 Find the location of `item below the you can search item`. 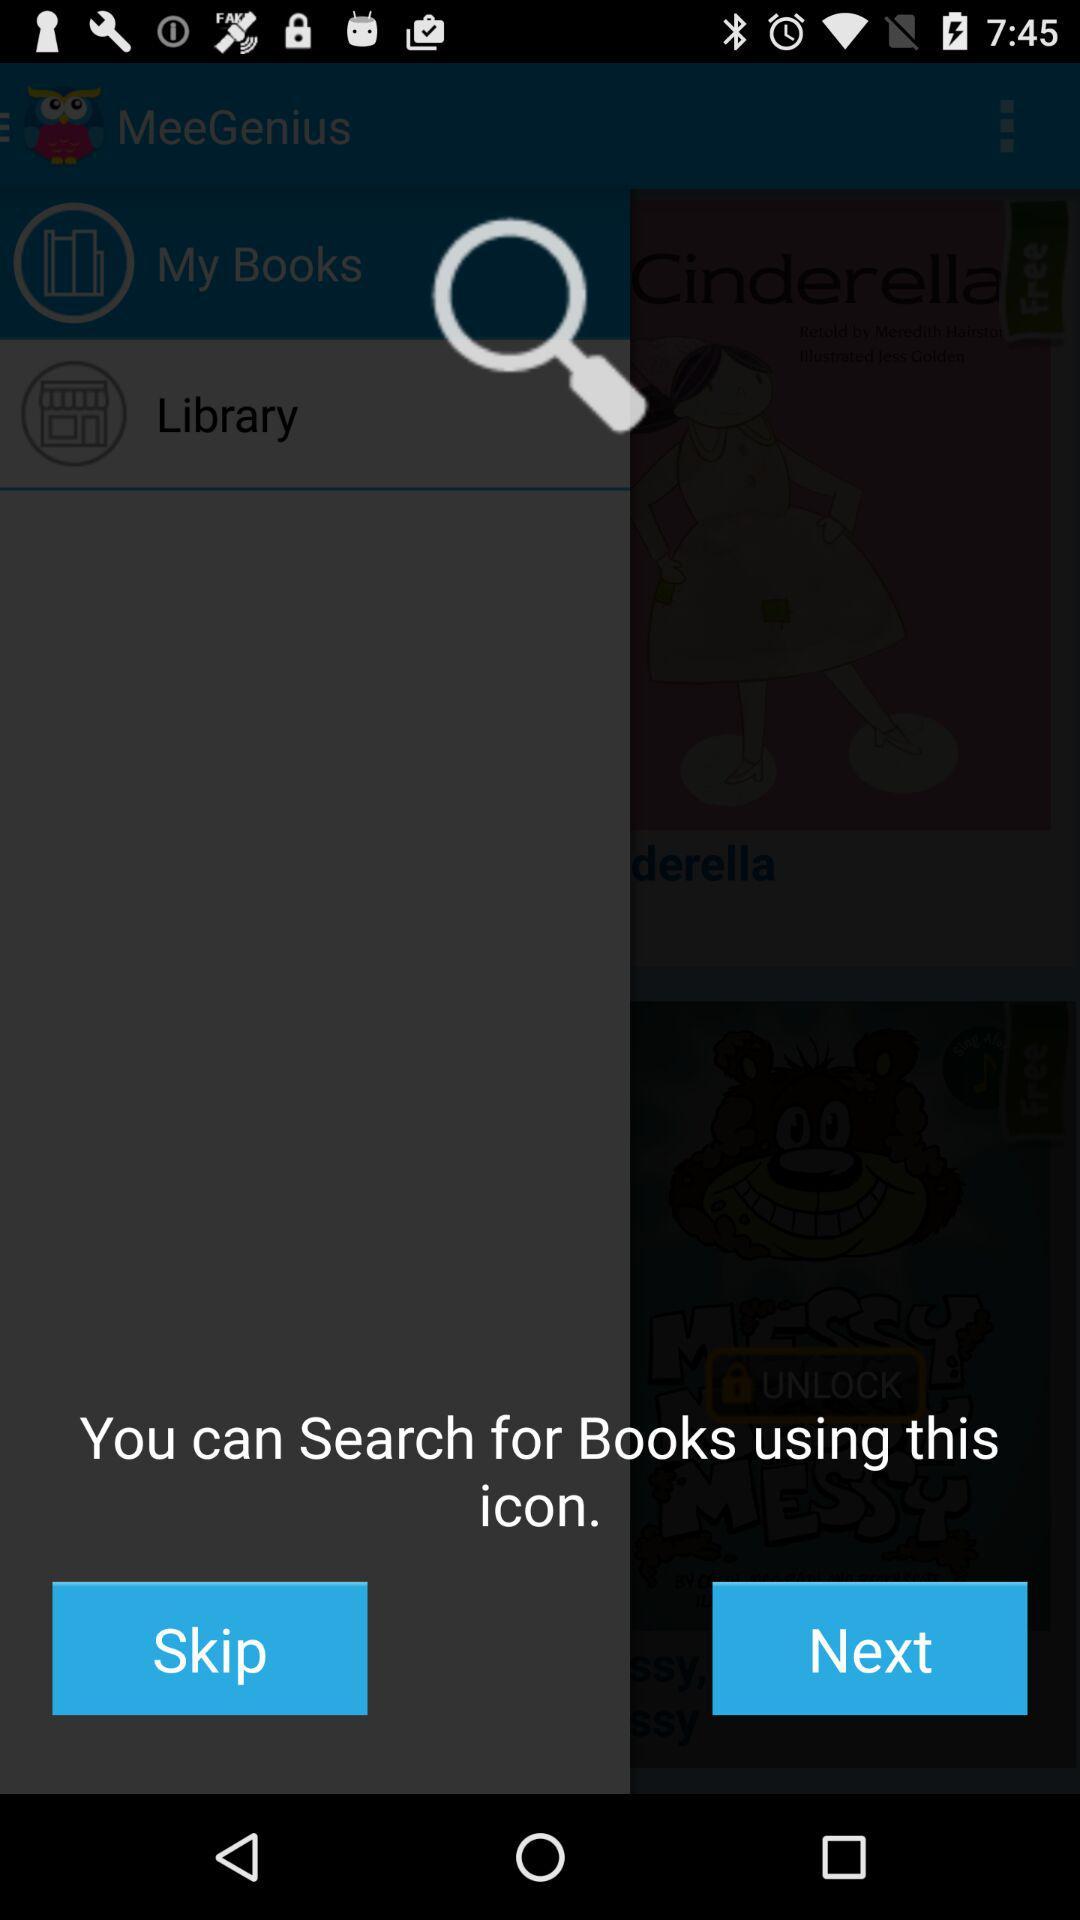

item below the you can search item is located at coordinates (869, 1648).